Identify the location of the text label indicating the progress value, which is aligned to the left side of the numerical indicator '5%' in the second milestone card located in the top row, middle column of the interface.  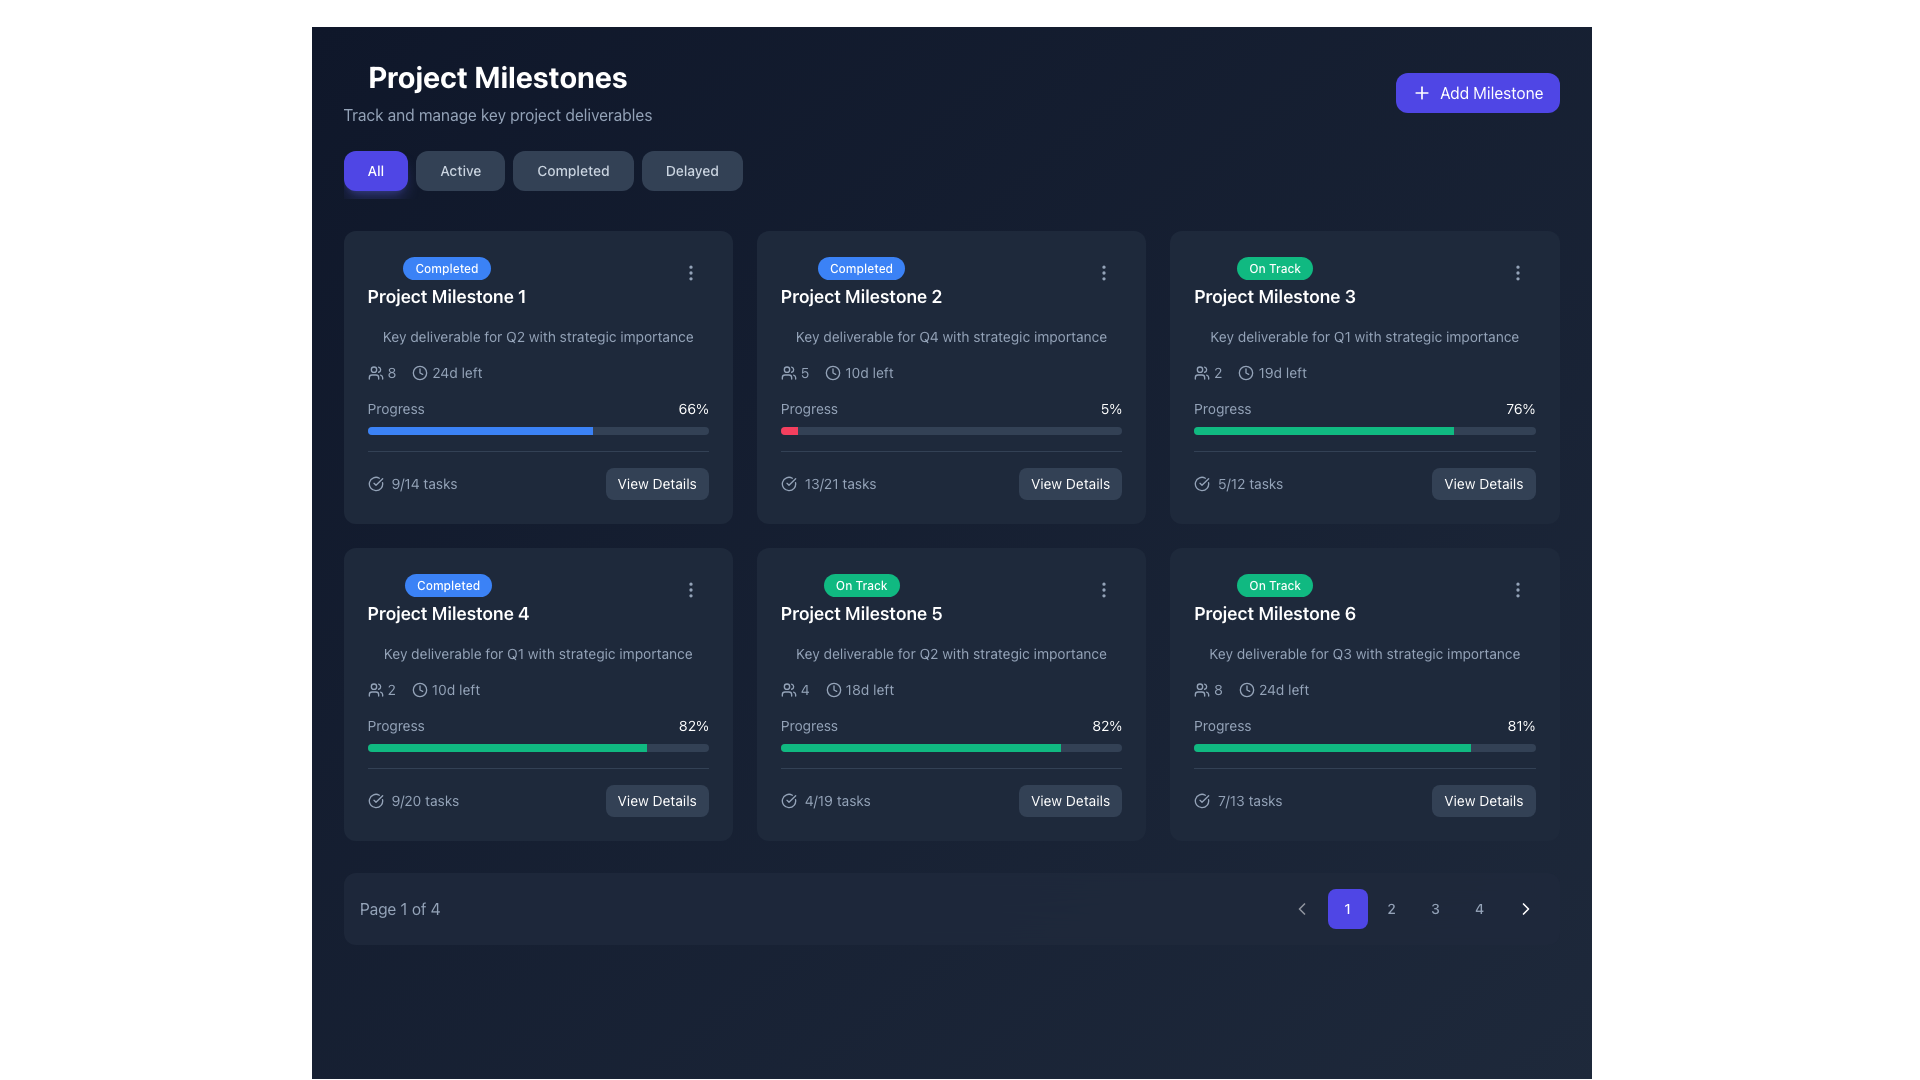
(809, 407).